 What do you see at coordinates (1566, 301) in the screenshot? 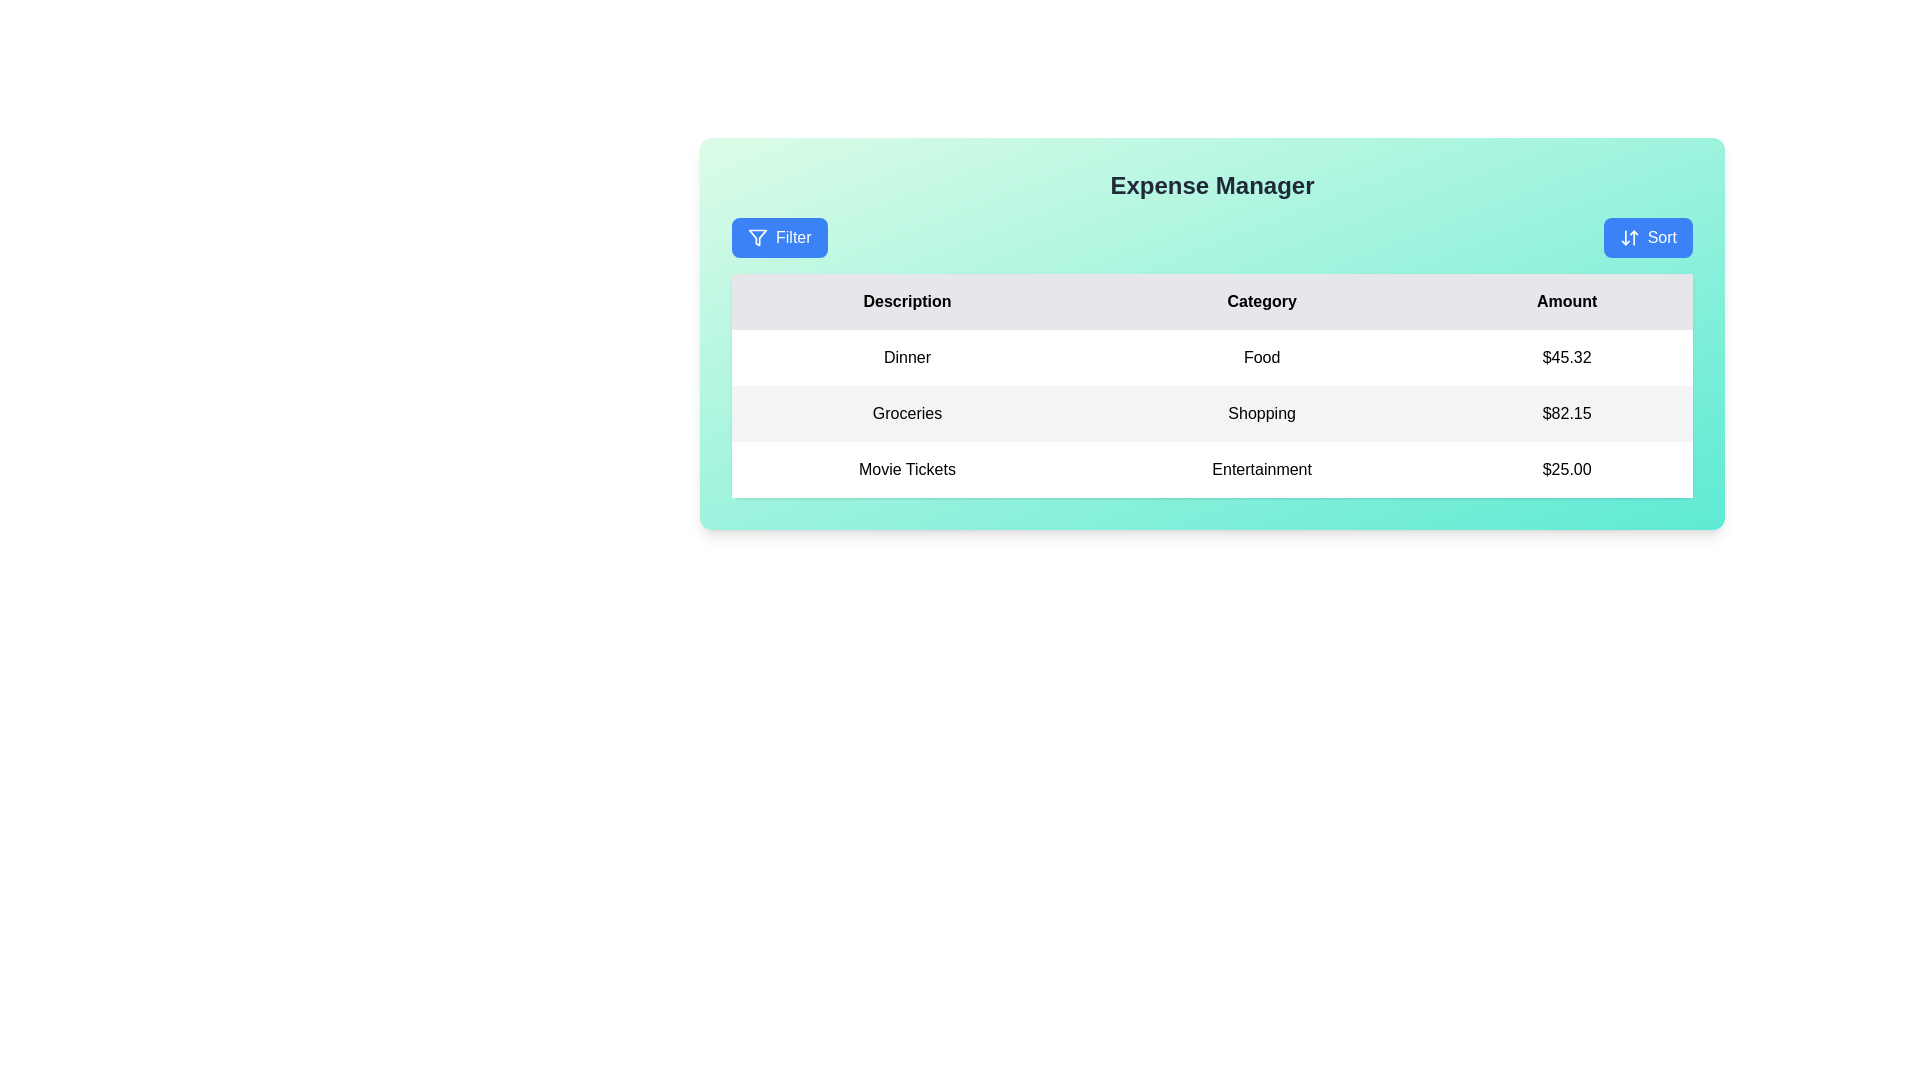
I see `the 'Amount' label which is the header of the third column in the expense management table, styled with a gray background and centered black bold text` at bounding box center [1566, 301].